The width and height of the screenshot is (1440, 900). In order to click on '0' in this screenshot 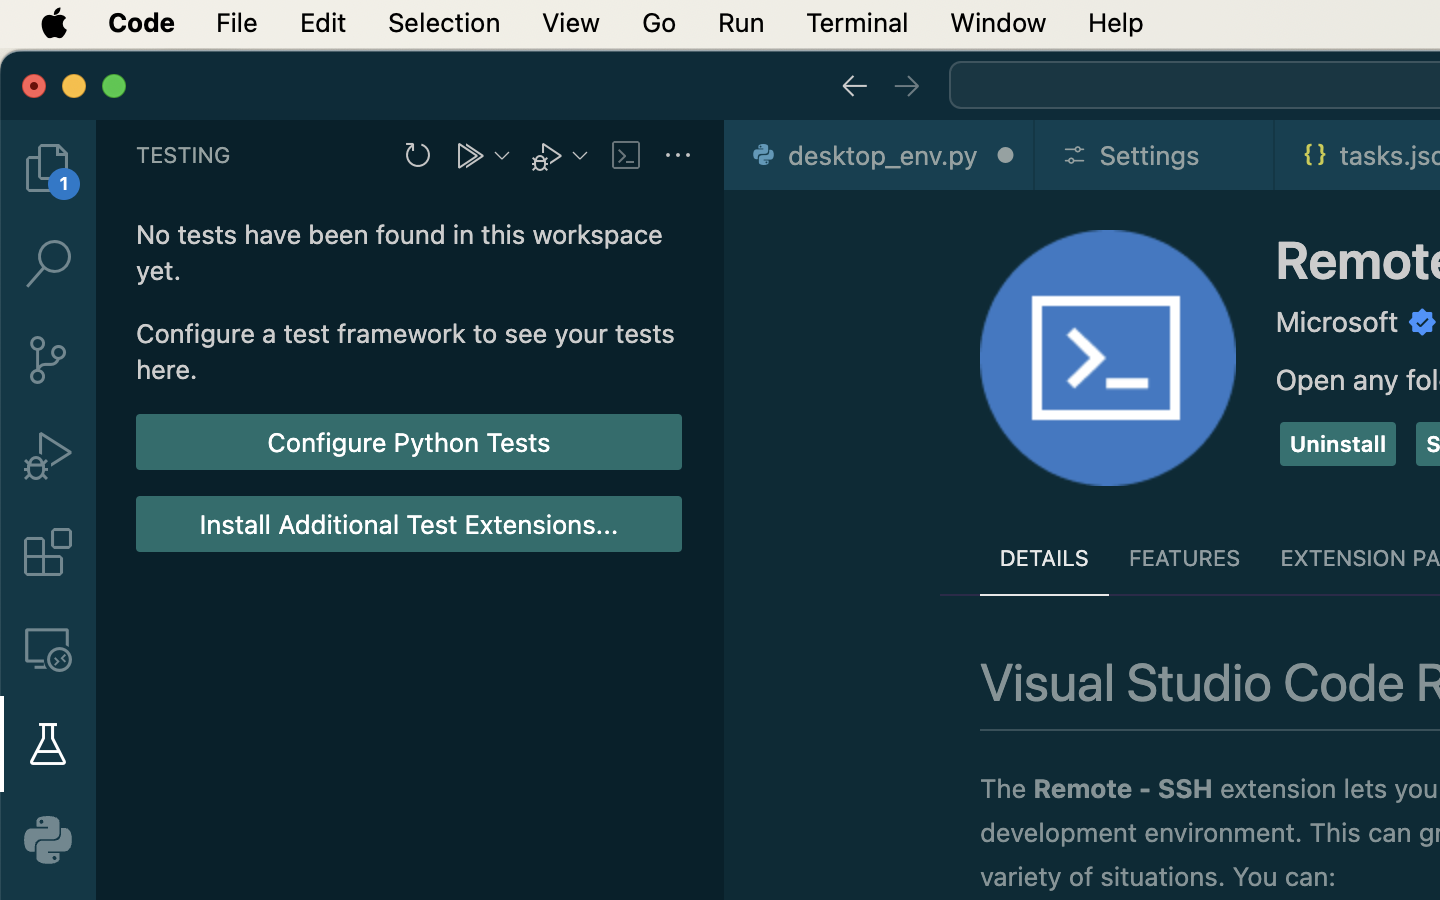, I will do `click(46, 839)`.